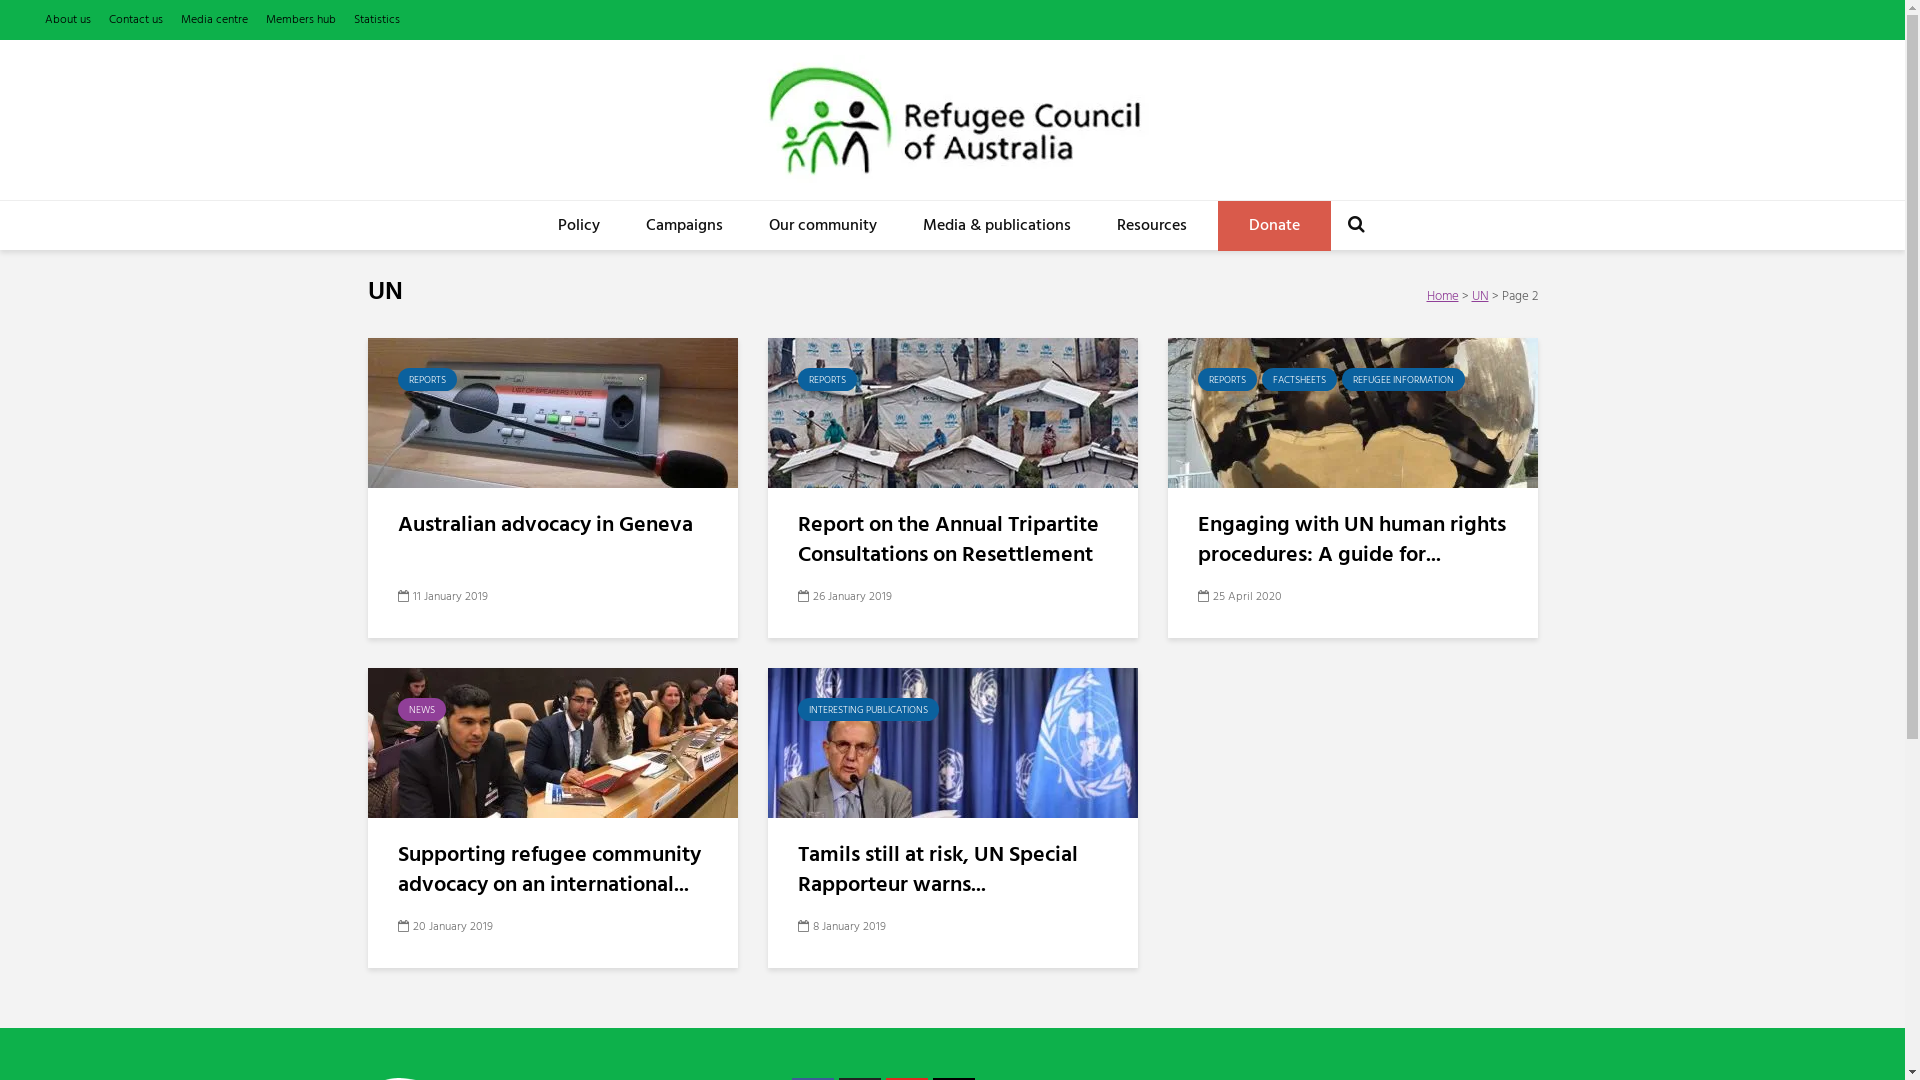  What do you see at coordinates (67, 19) in the screenshot?
I see `'About us'` at bounding box center [67, 19].